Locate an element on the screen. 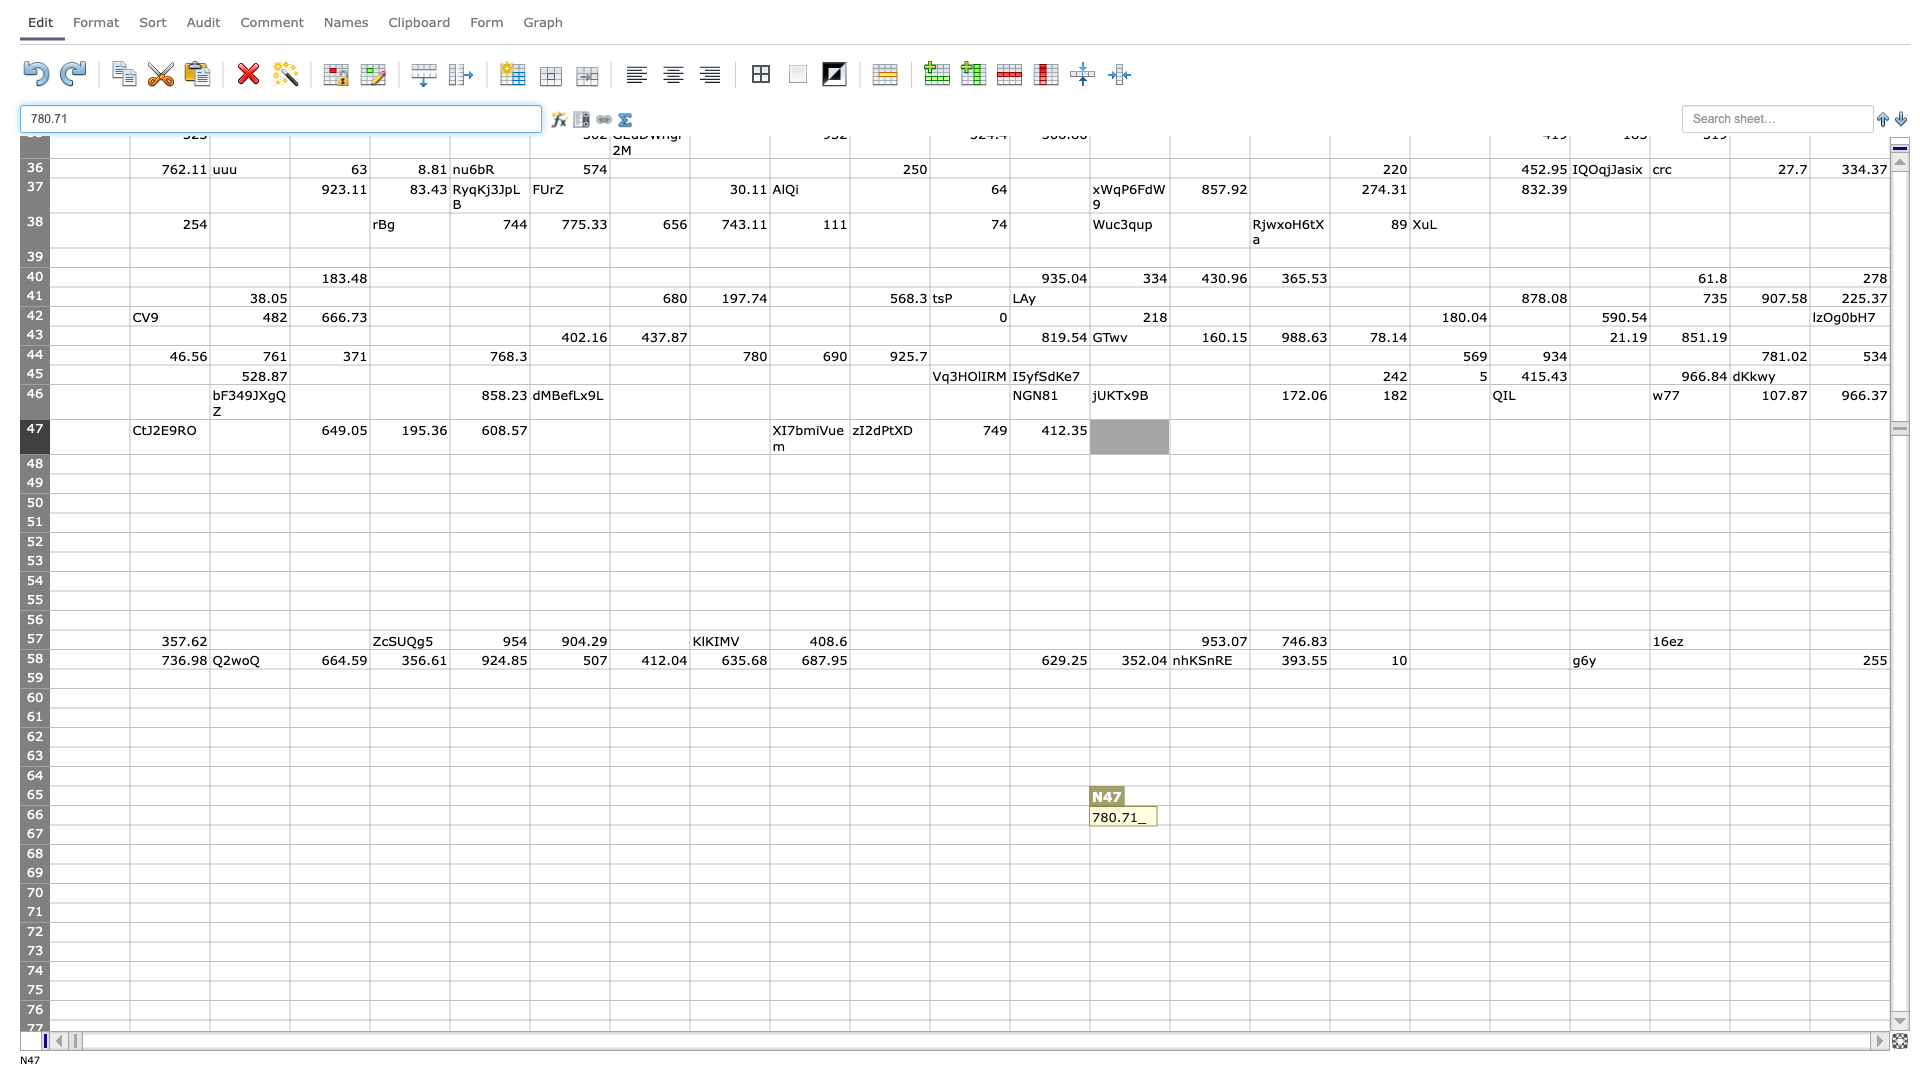  fill handle of O67 is located at coordinates (1248, 844).